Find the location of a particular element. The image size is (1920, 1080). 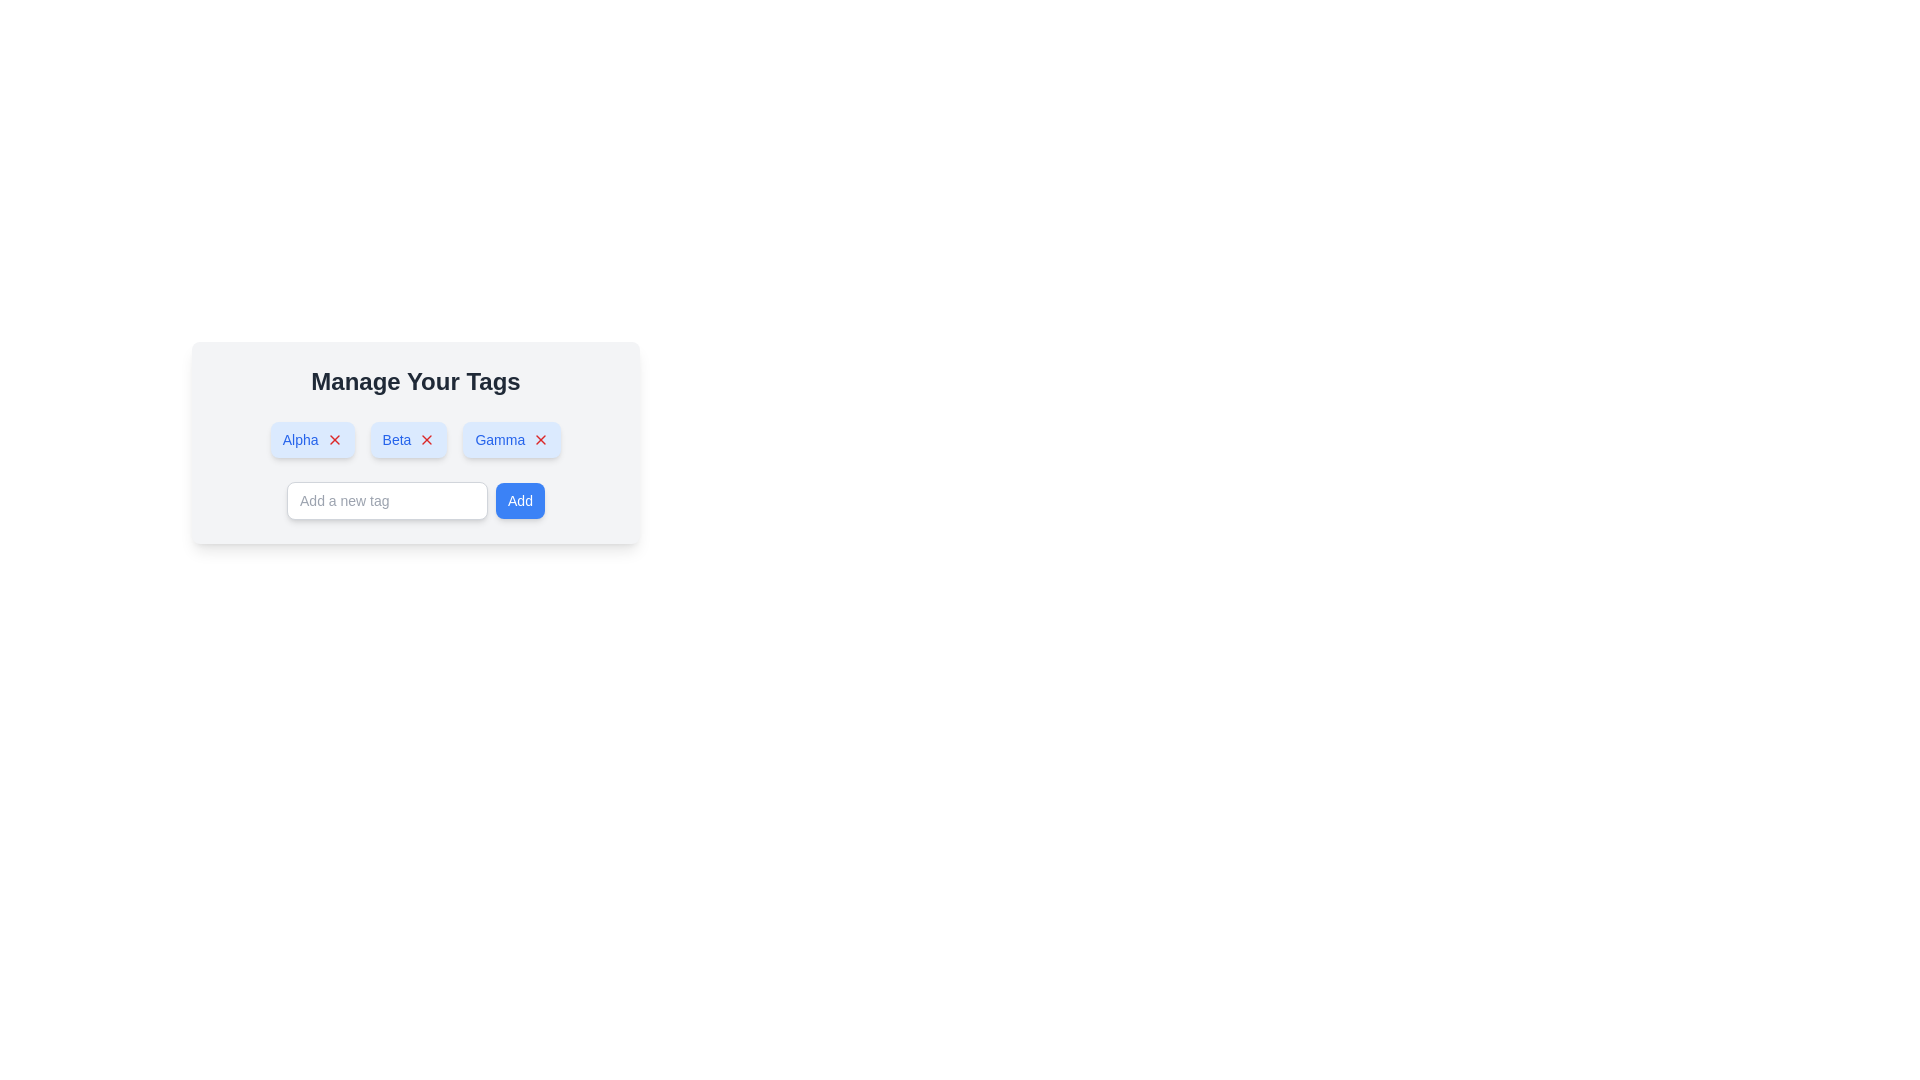

the 'Gamma' tag is located at coordinates (512, 438).